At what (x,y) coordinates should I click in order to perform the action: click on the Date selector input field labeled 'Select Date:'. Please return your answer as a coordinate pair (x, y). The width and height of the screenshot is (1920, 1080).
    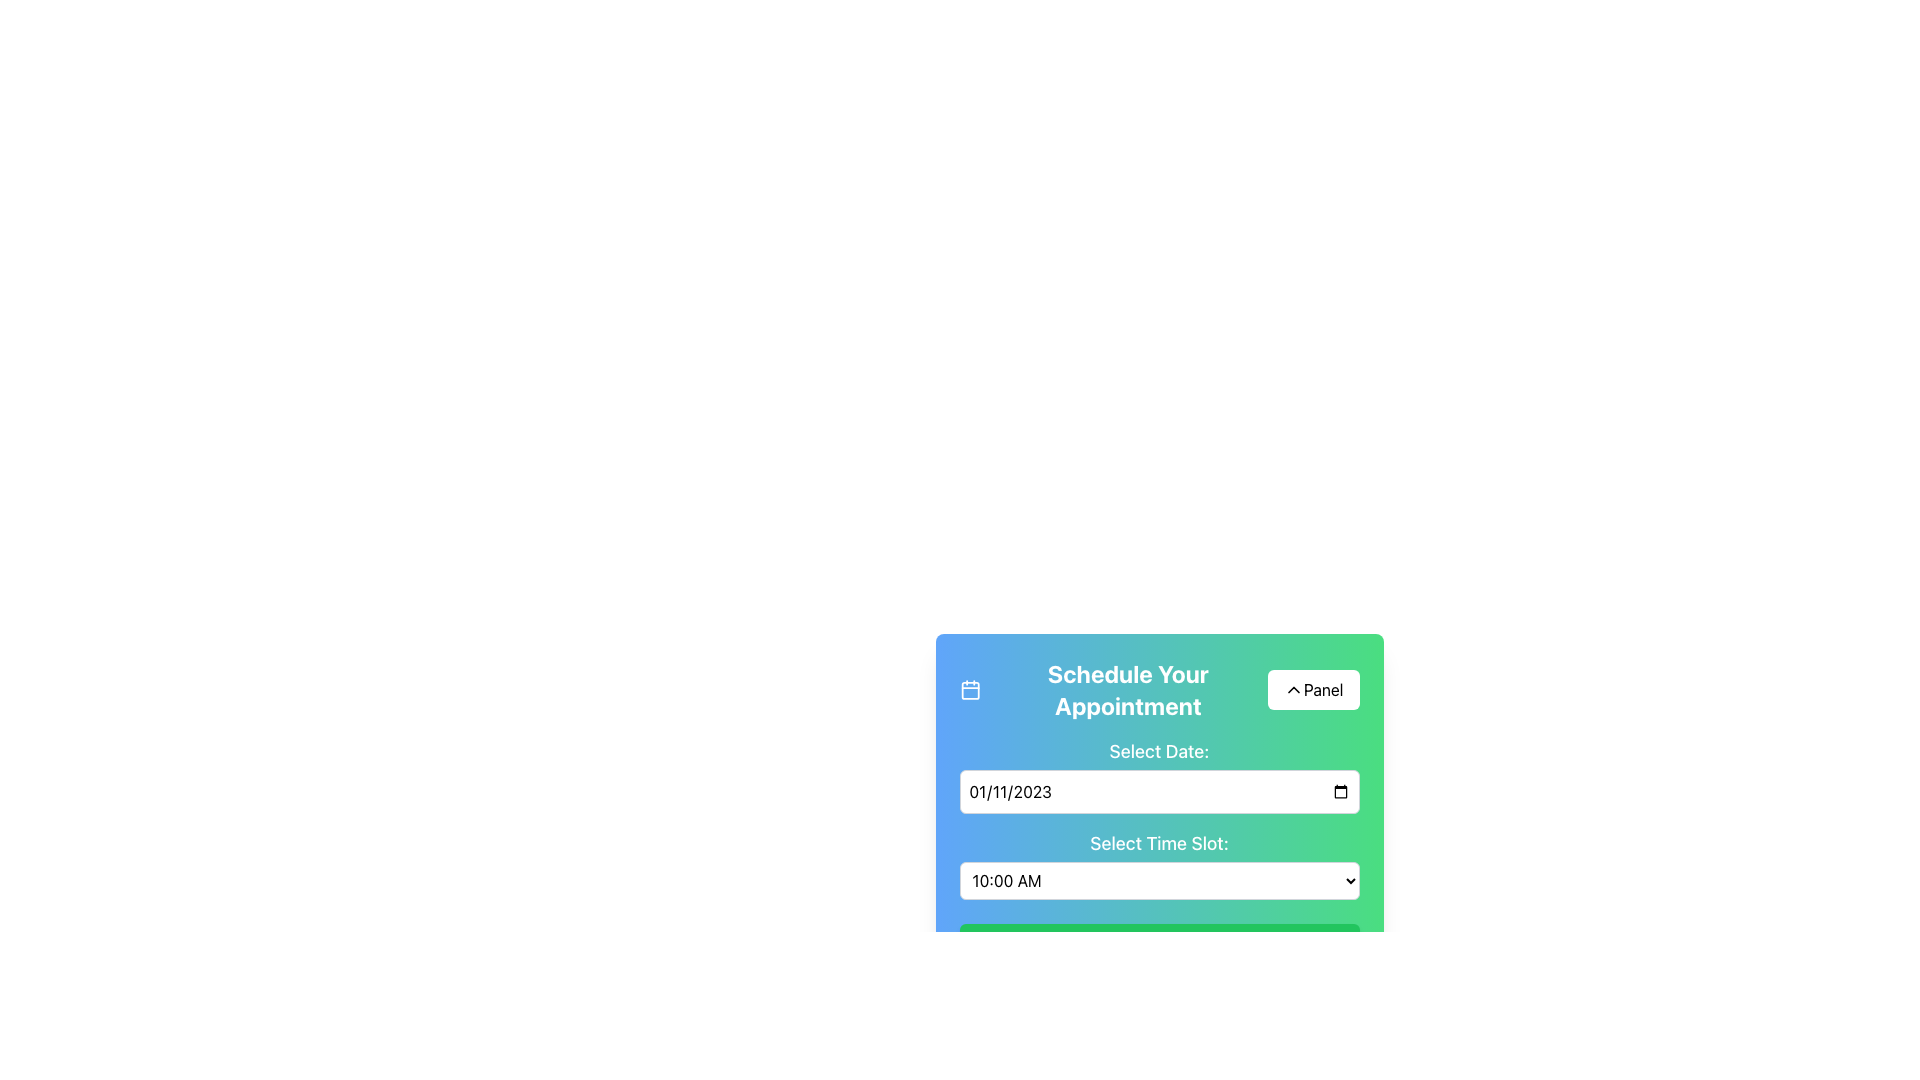
    Looking at the image, I should click on (1159, 774).